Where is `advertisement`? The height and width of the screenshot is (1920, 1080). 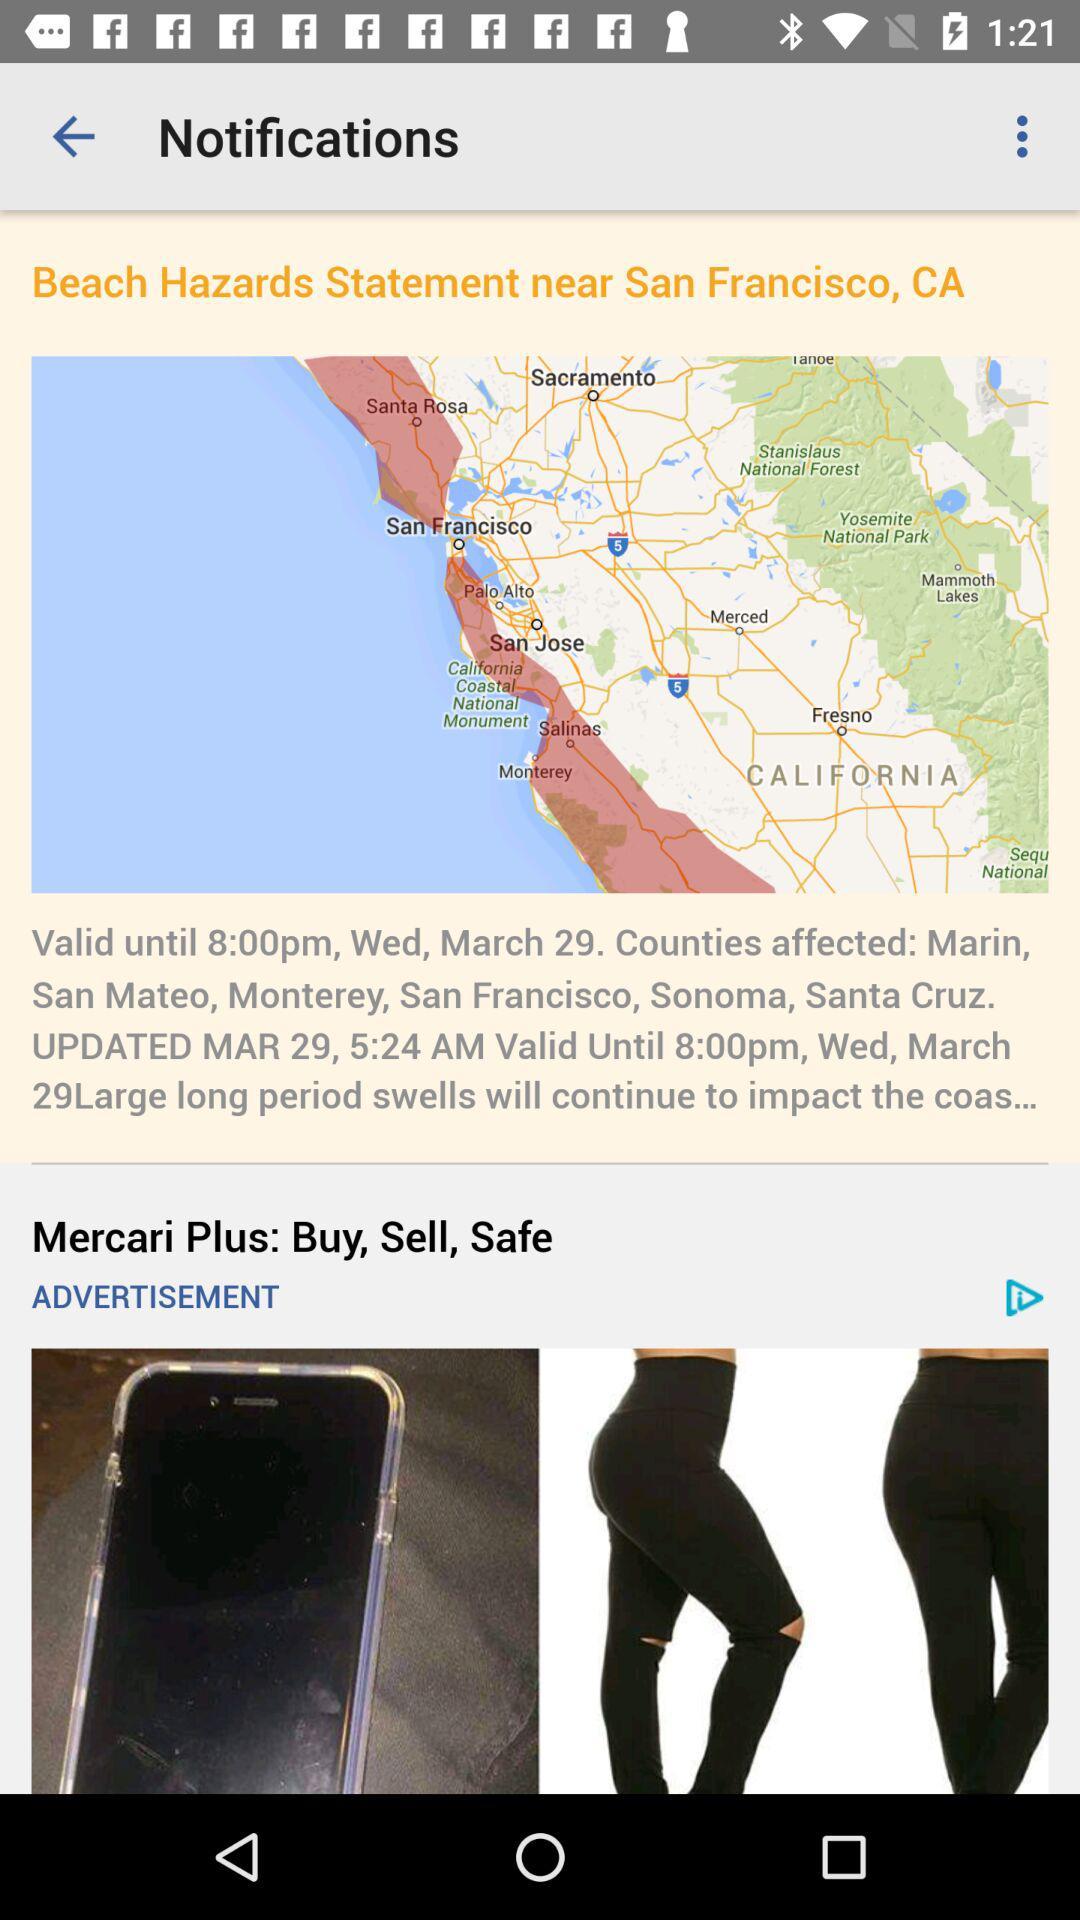
advertisement is located at coordinates (540, 1570).